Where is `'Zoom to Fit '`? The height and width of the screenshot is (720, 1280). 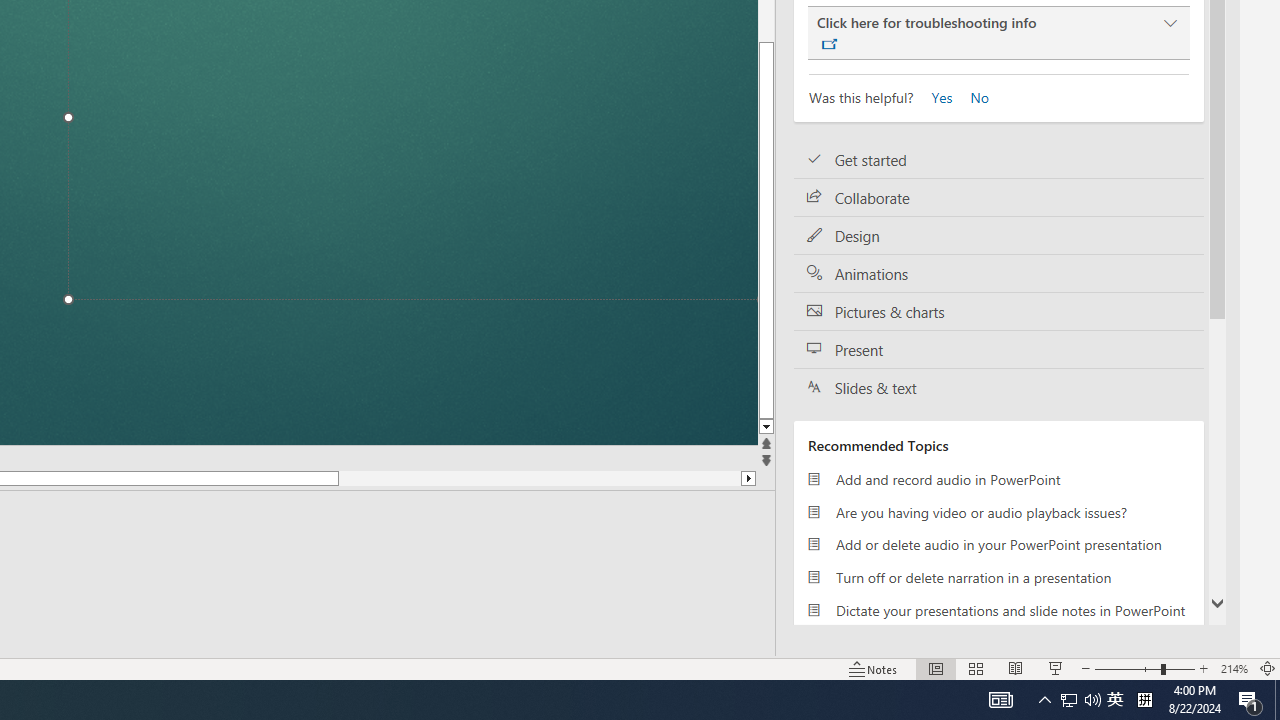
'Zoom to Fit ' is located at coordinates (1266, 669).